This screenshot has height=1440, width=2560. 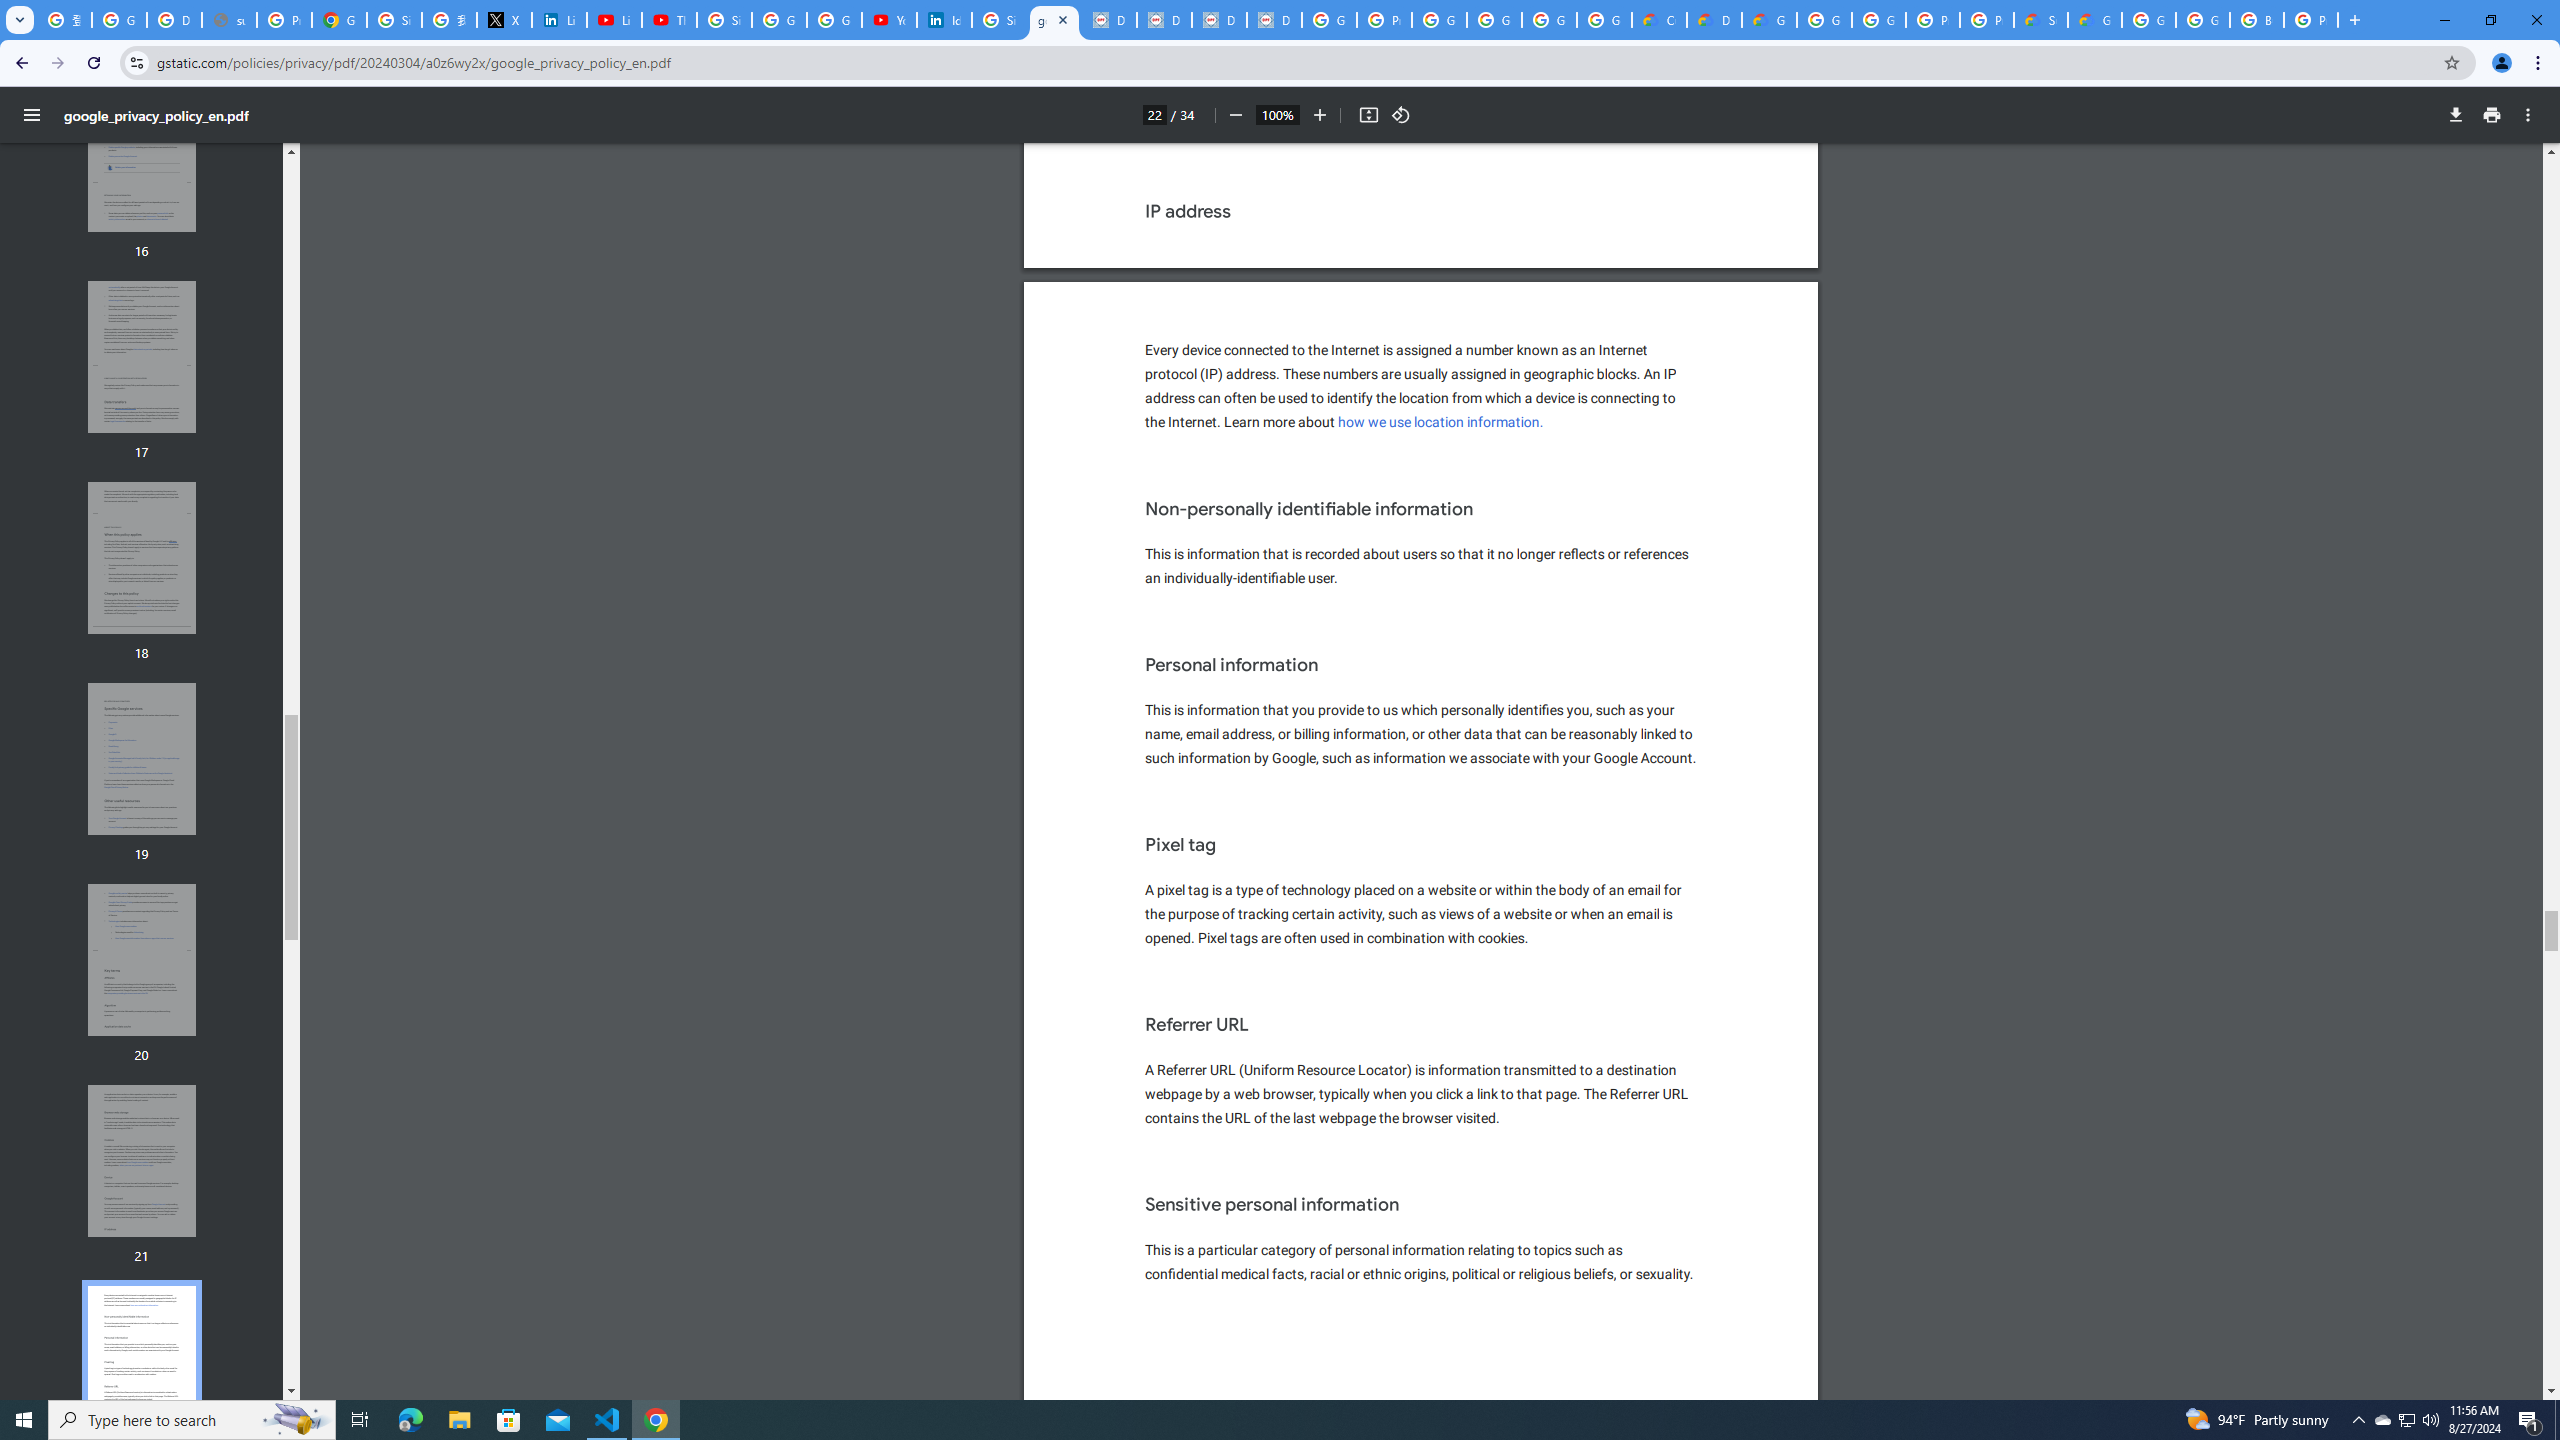 What do you see at coordinates (1823, 19) in the screenshot?
I see `'Google Cloud Platform'` at bounding box center [1823, 19].